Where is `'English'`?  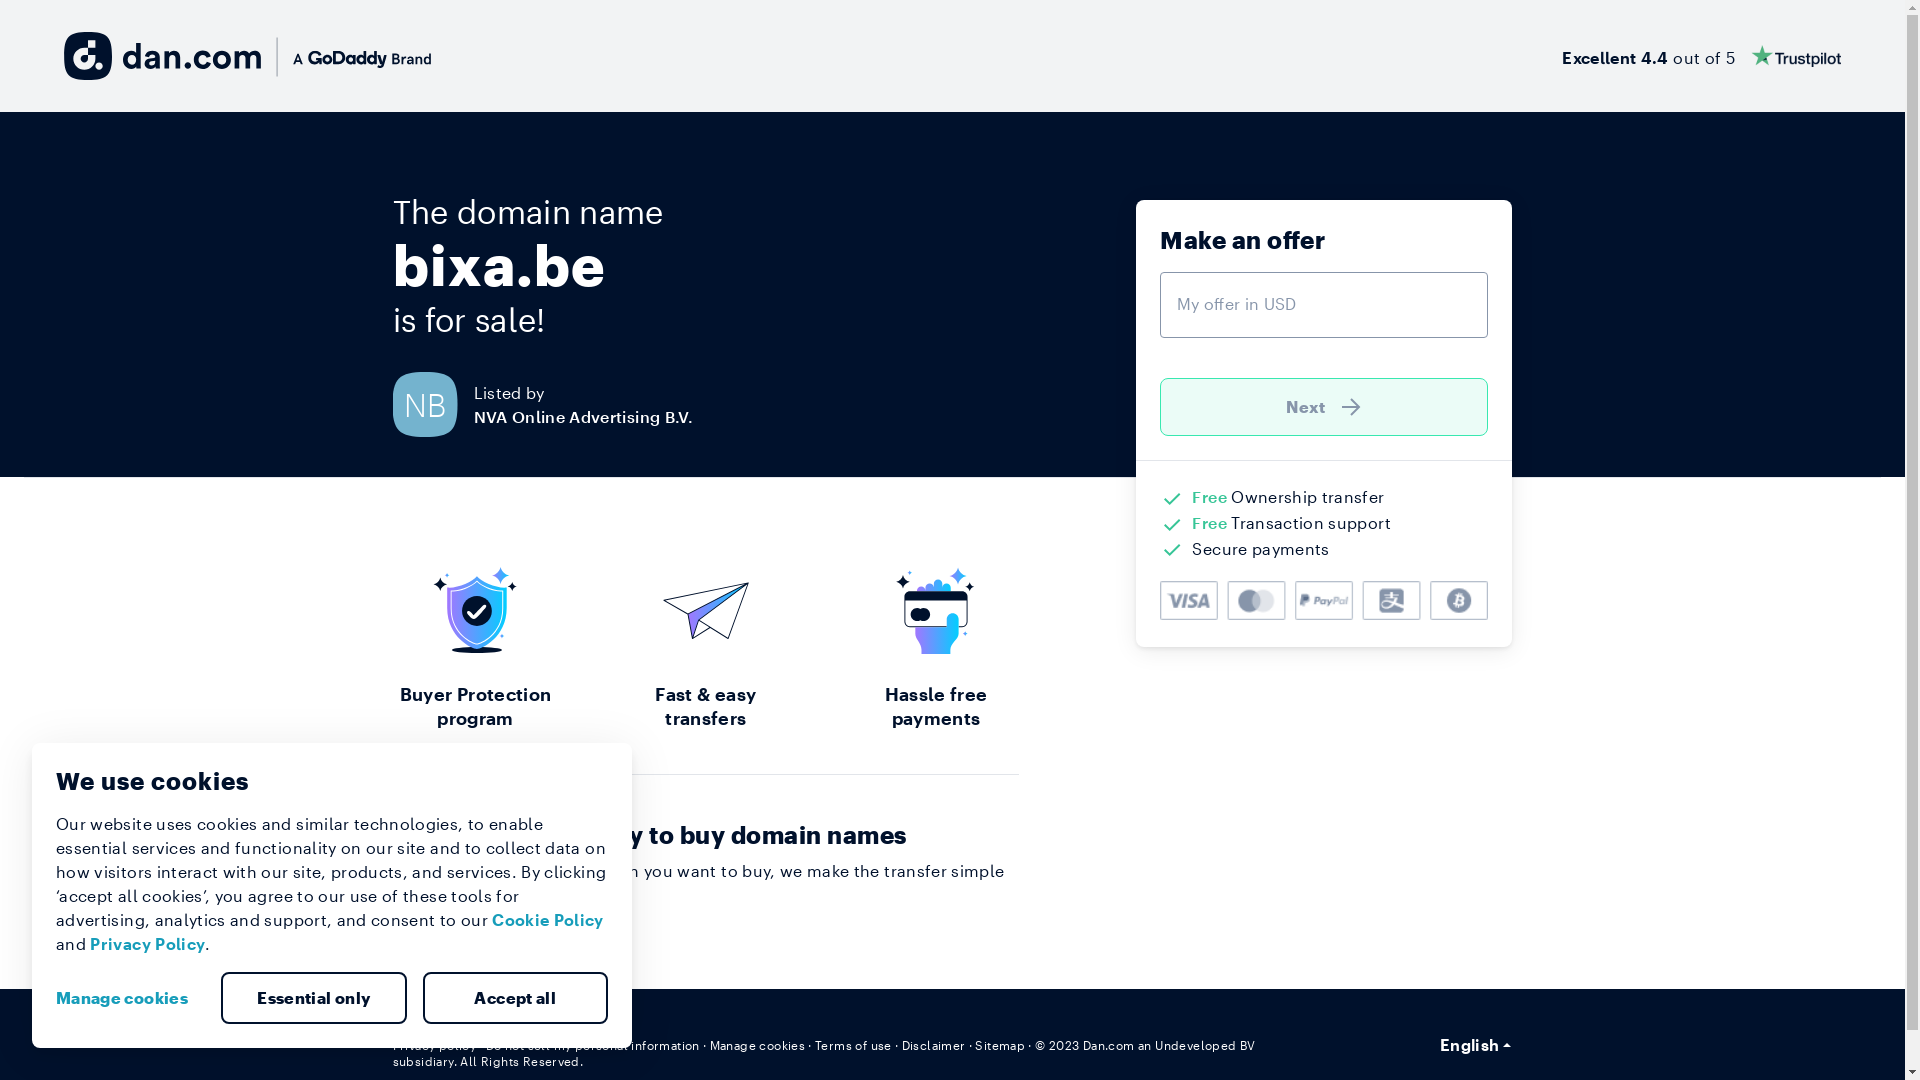 'English' is located at coordinates (1476, 1044).